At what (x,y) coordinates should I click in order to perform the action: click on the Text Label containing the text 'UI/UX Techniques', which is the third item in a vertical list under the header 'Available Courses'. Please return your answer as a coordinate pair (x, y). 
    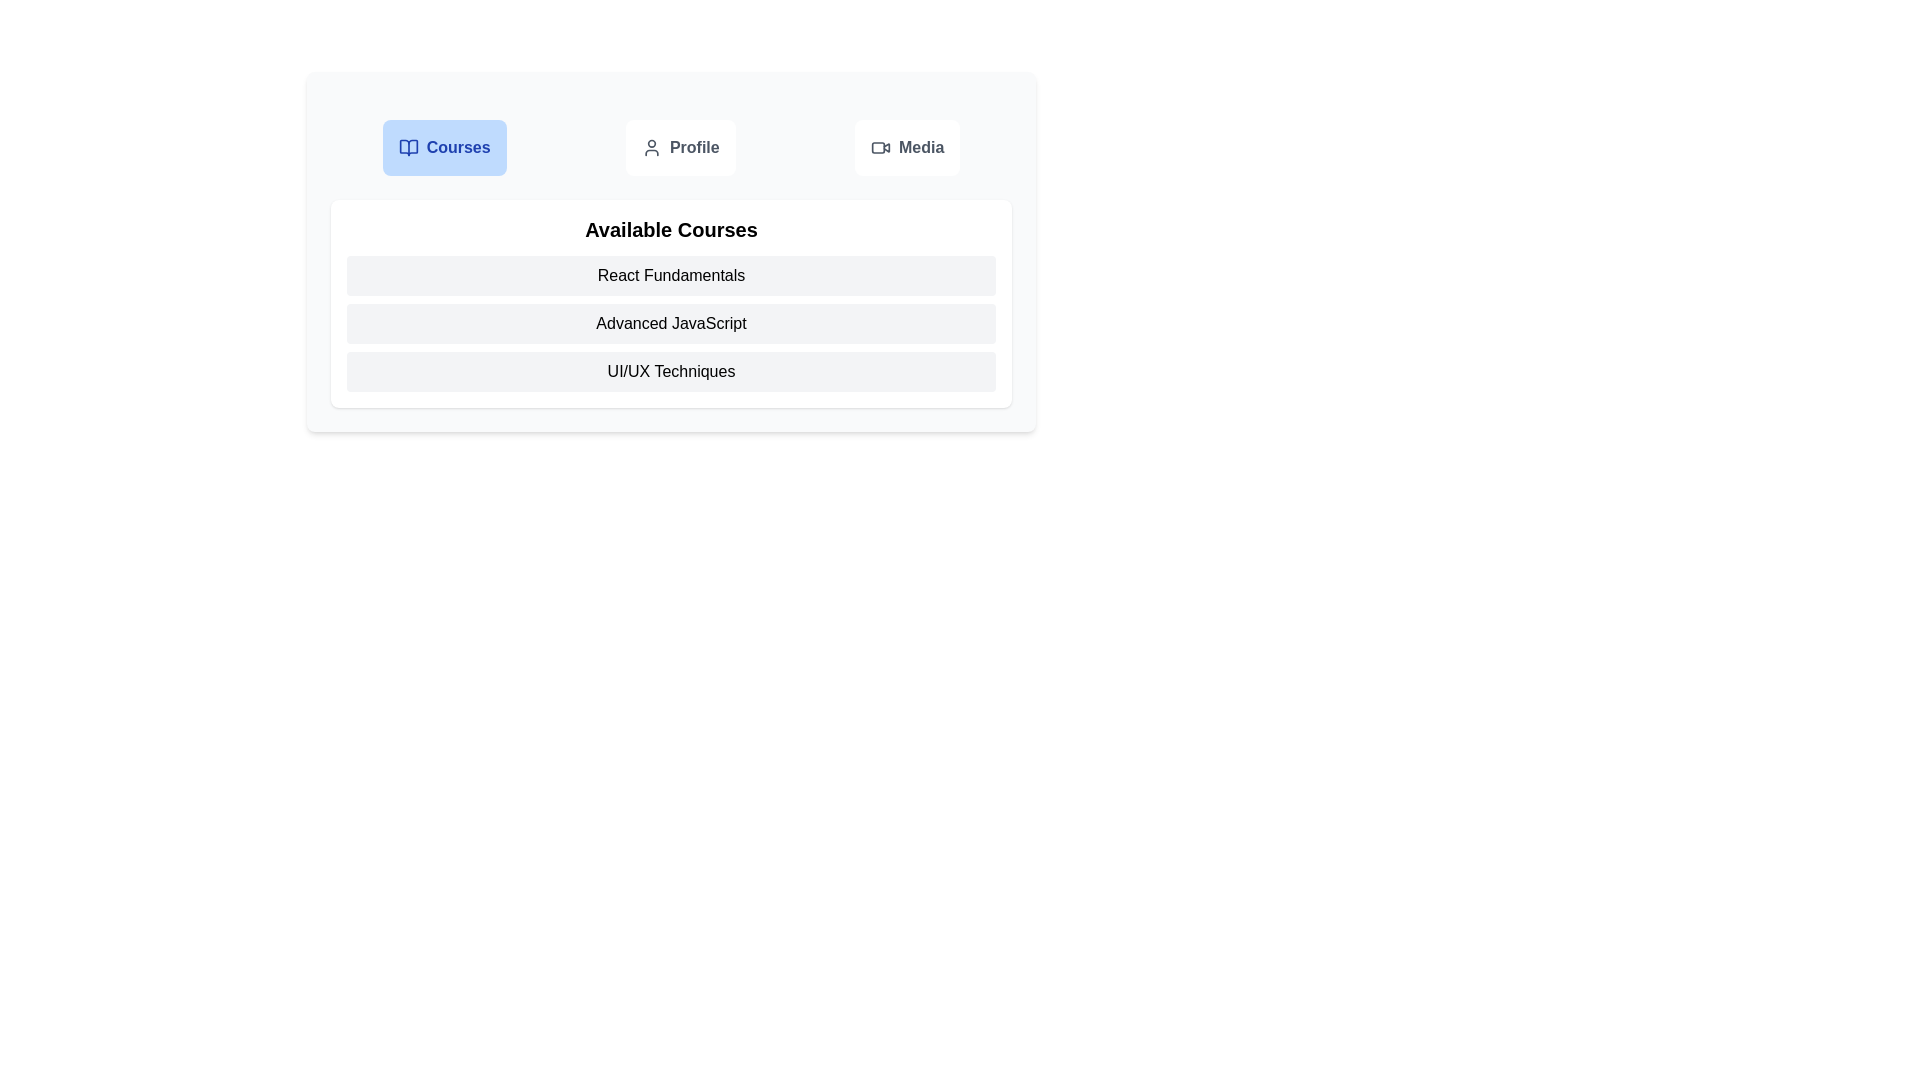
    Looking at the image, I should click on (671, 371).